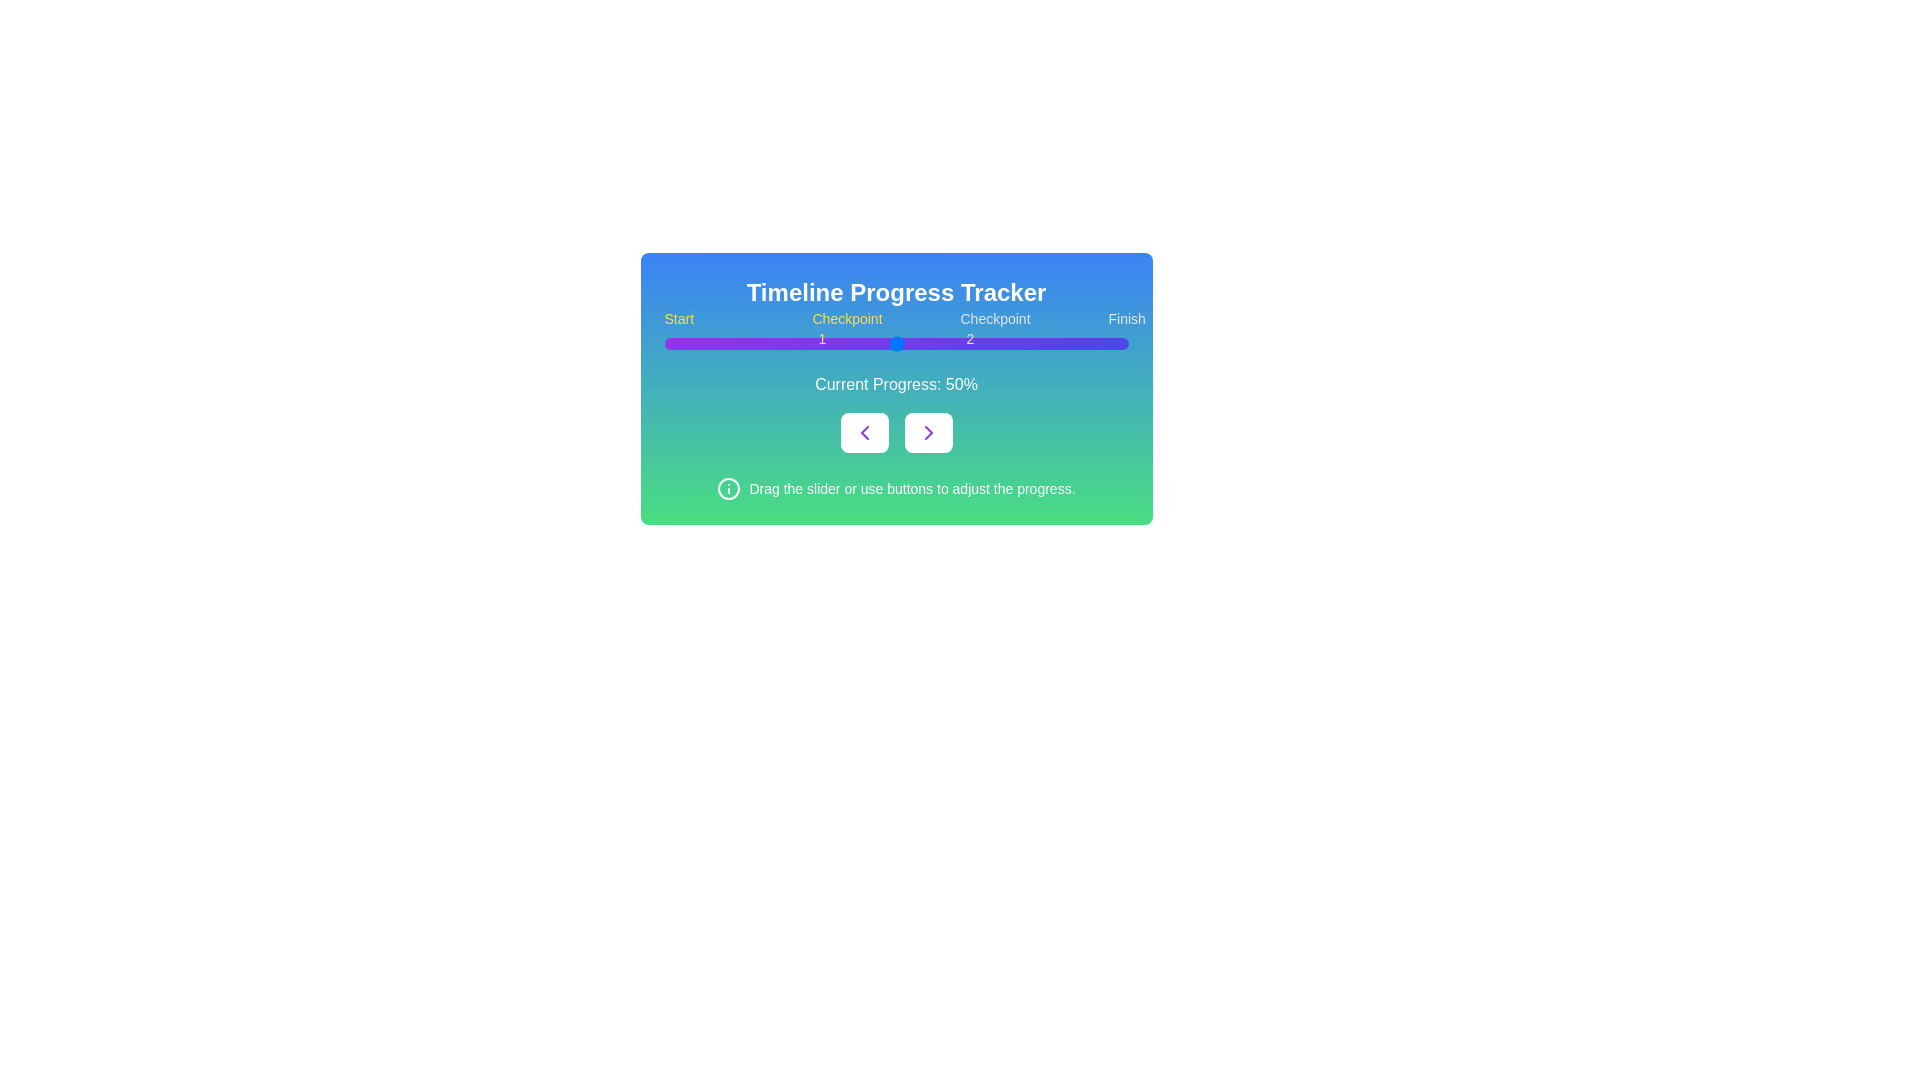 The width and height of the screenshot is (1920, 1080). I want to click on the slider, so click(831, 342).